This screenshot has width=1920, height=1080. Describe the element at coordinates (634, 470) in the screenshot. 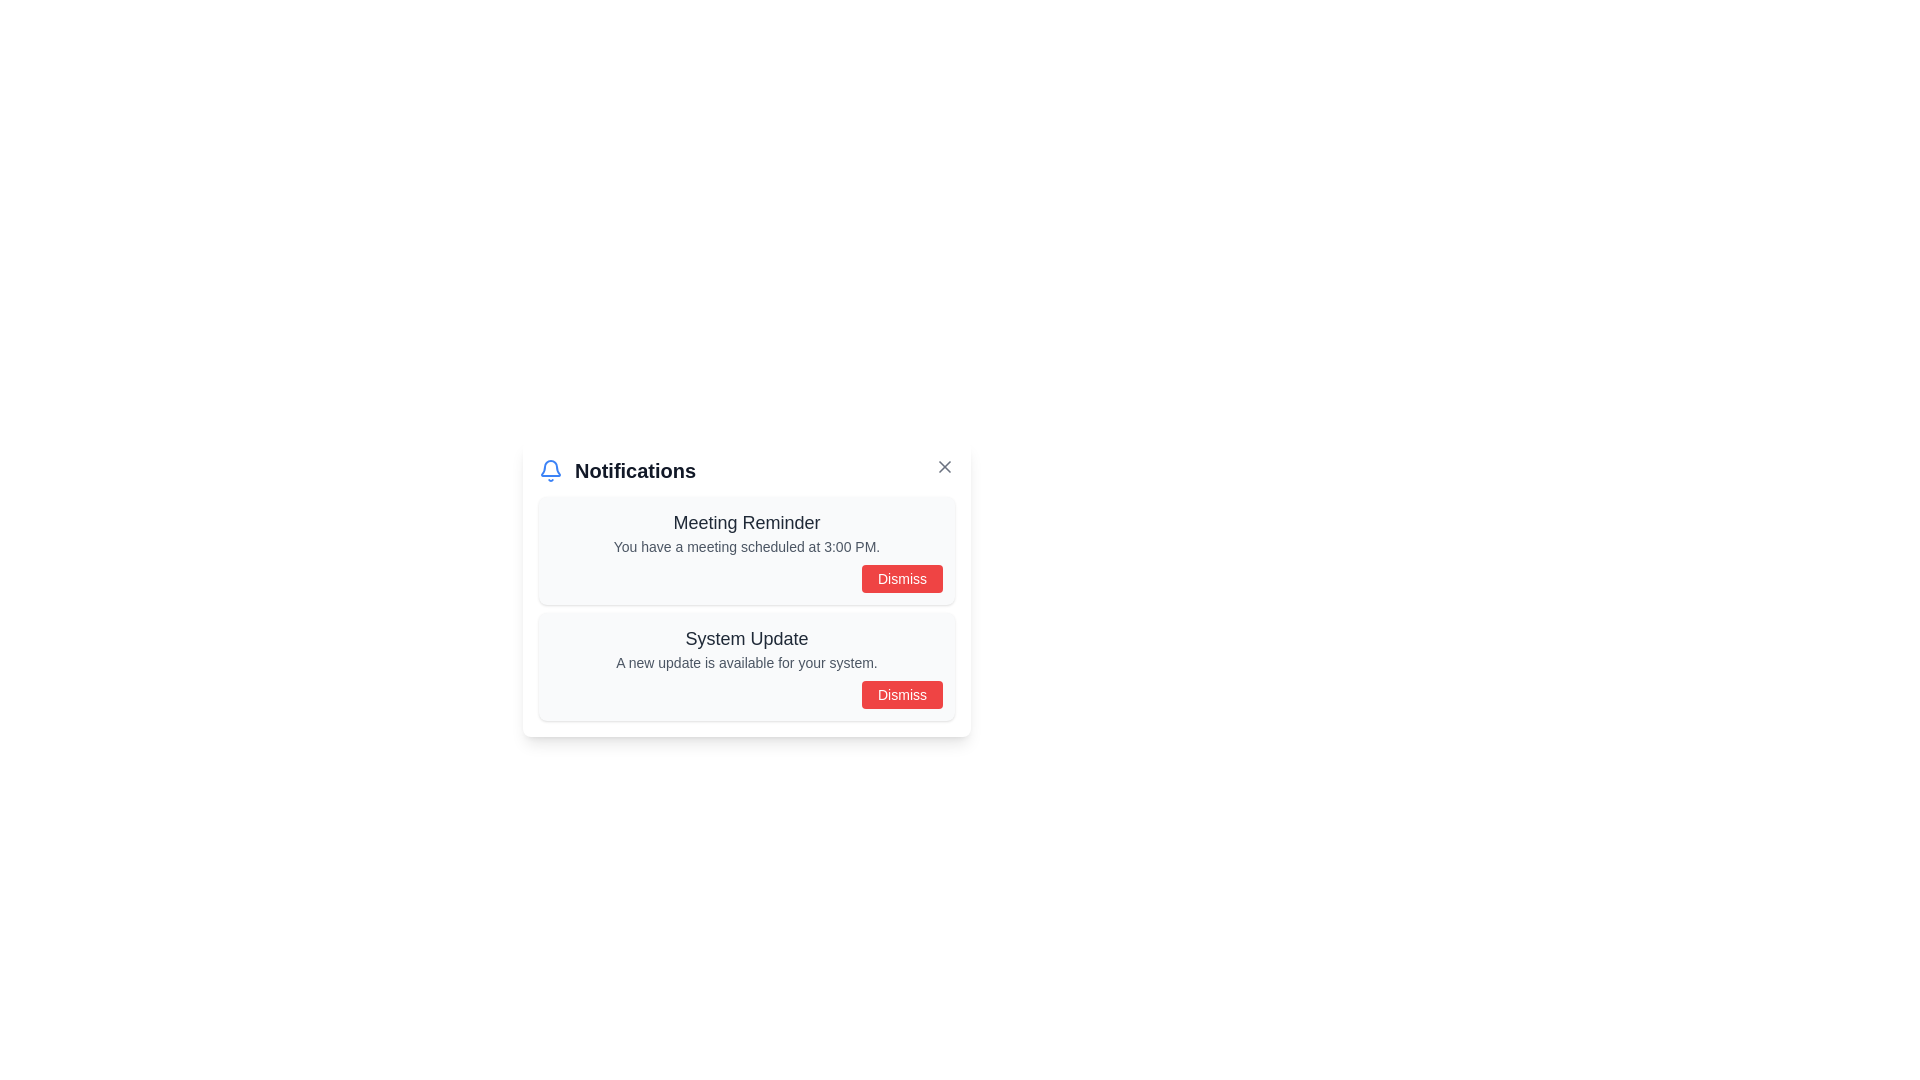

I see `the 'Notifications' text label, which is styled in bold and dark gray, serving as the title for the notification section` at that location.